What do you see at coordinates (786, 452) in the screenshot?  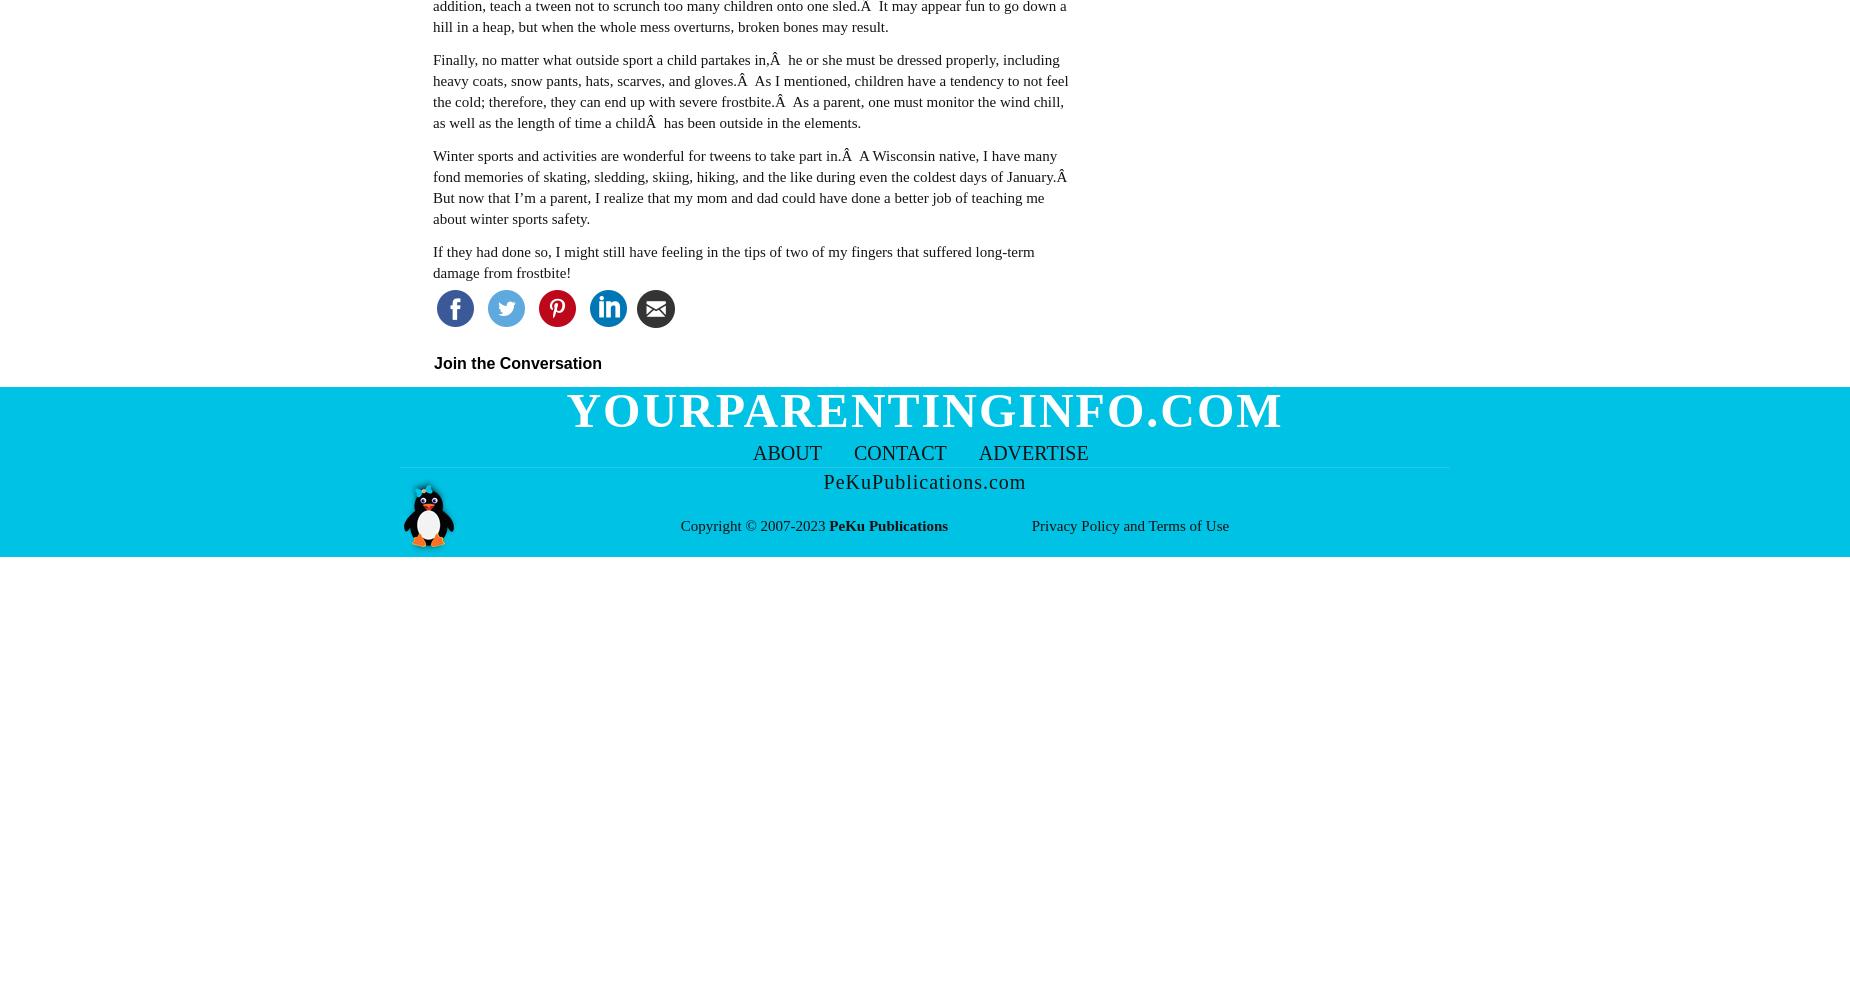 I see `'About'` at bounding box center [786, 452].